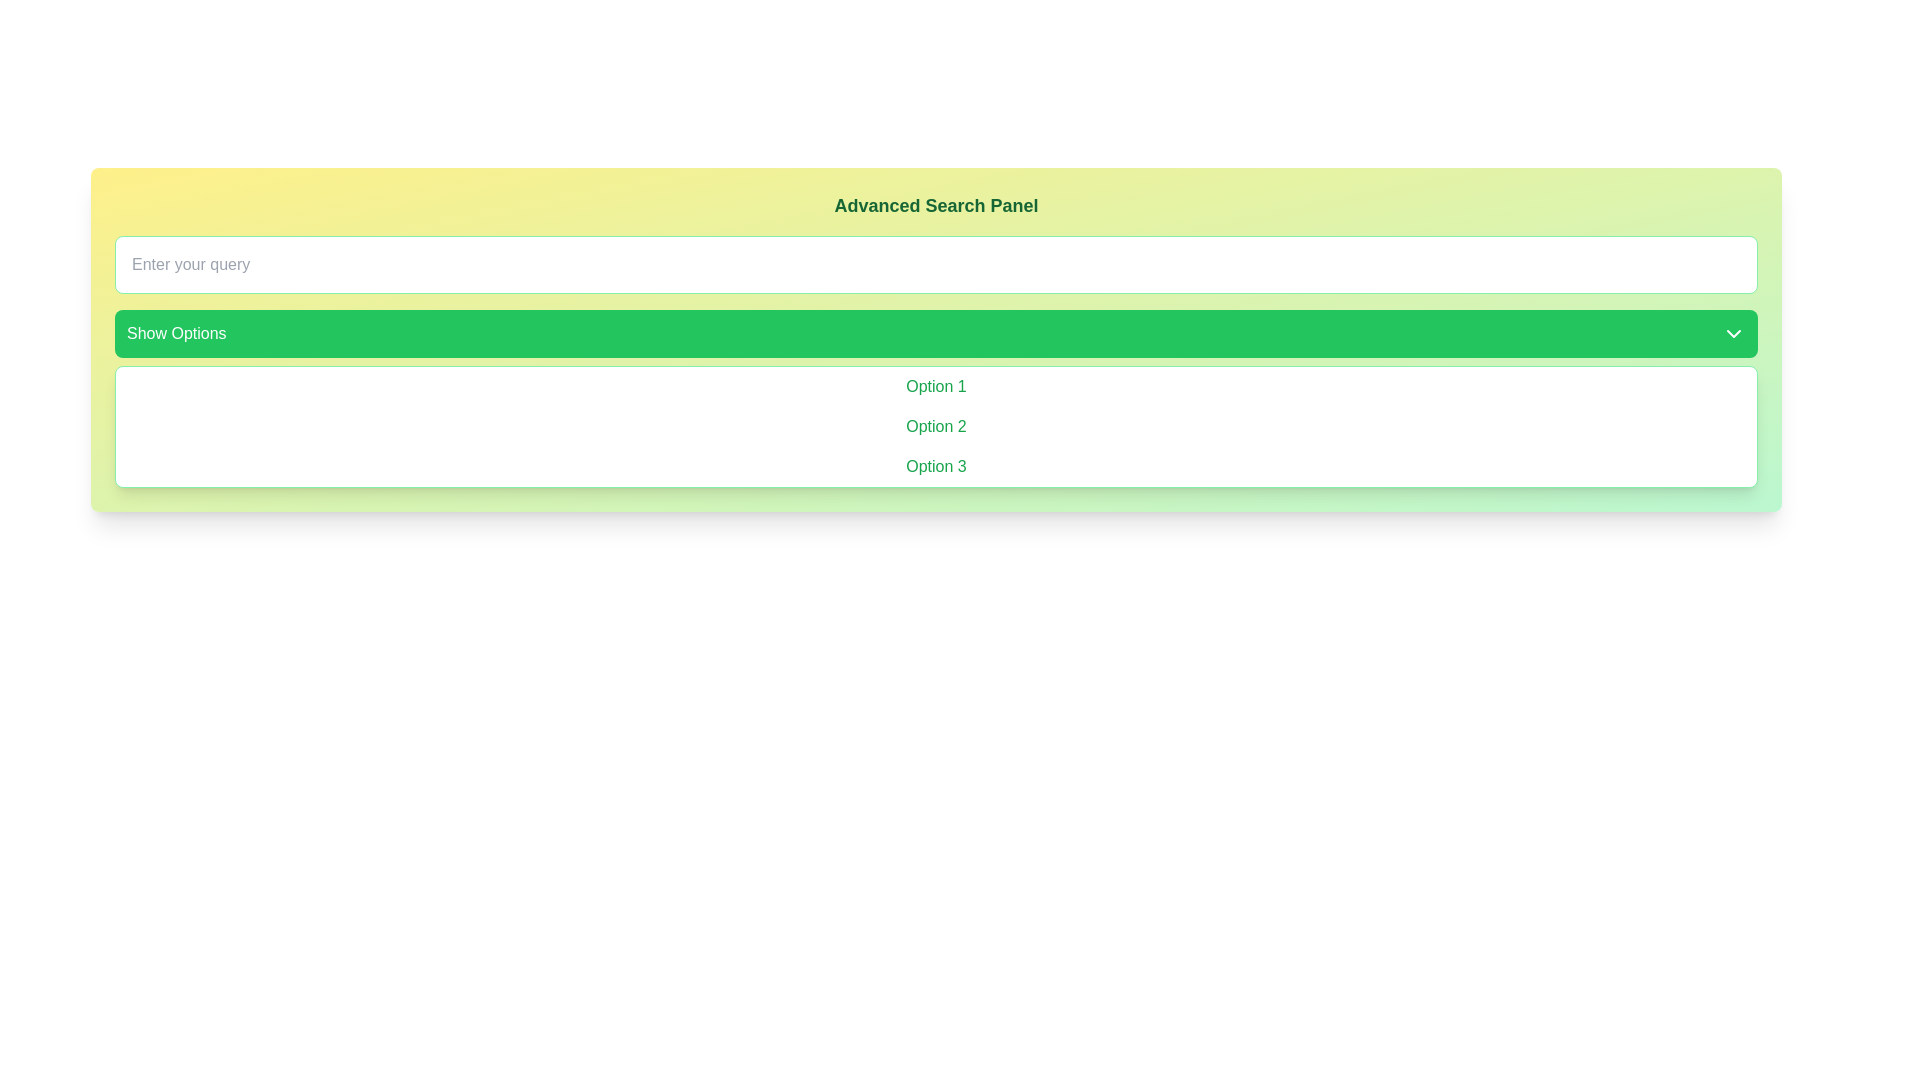  What do you see at coordinates (935, 205) in the screenshot?
I see `the static text label at the top of the panel that indicates the purpose of the content, located above the input box for query entry` at bounding box center [935, 205].